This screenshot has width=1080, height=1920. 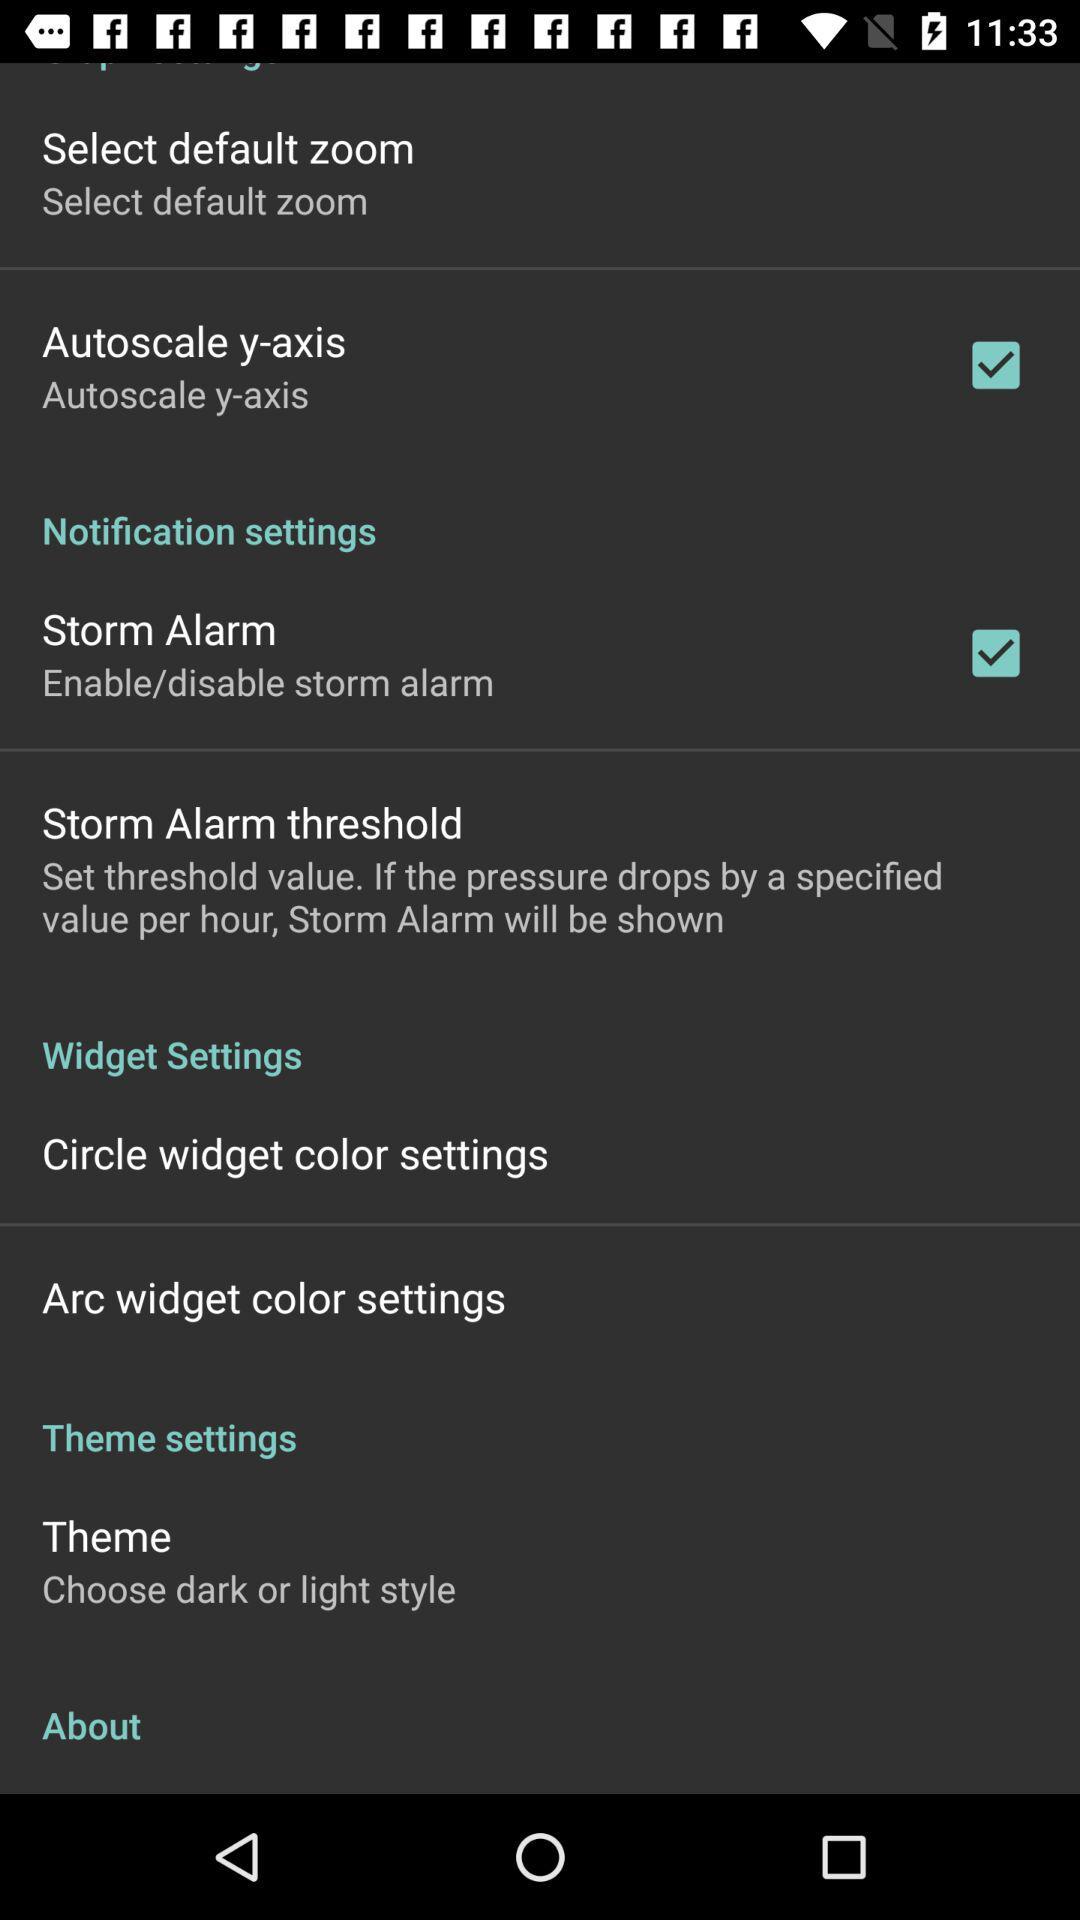 I want to click on app above the theme, so click(x=540, y=1415).